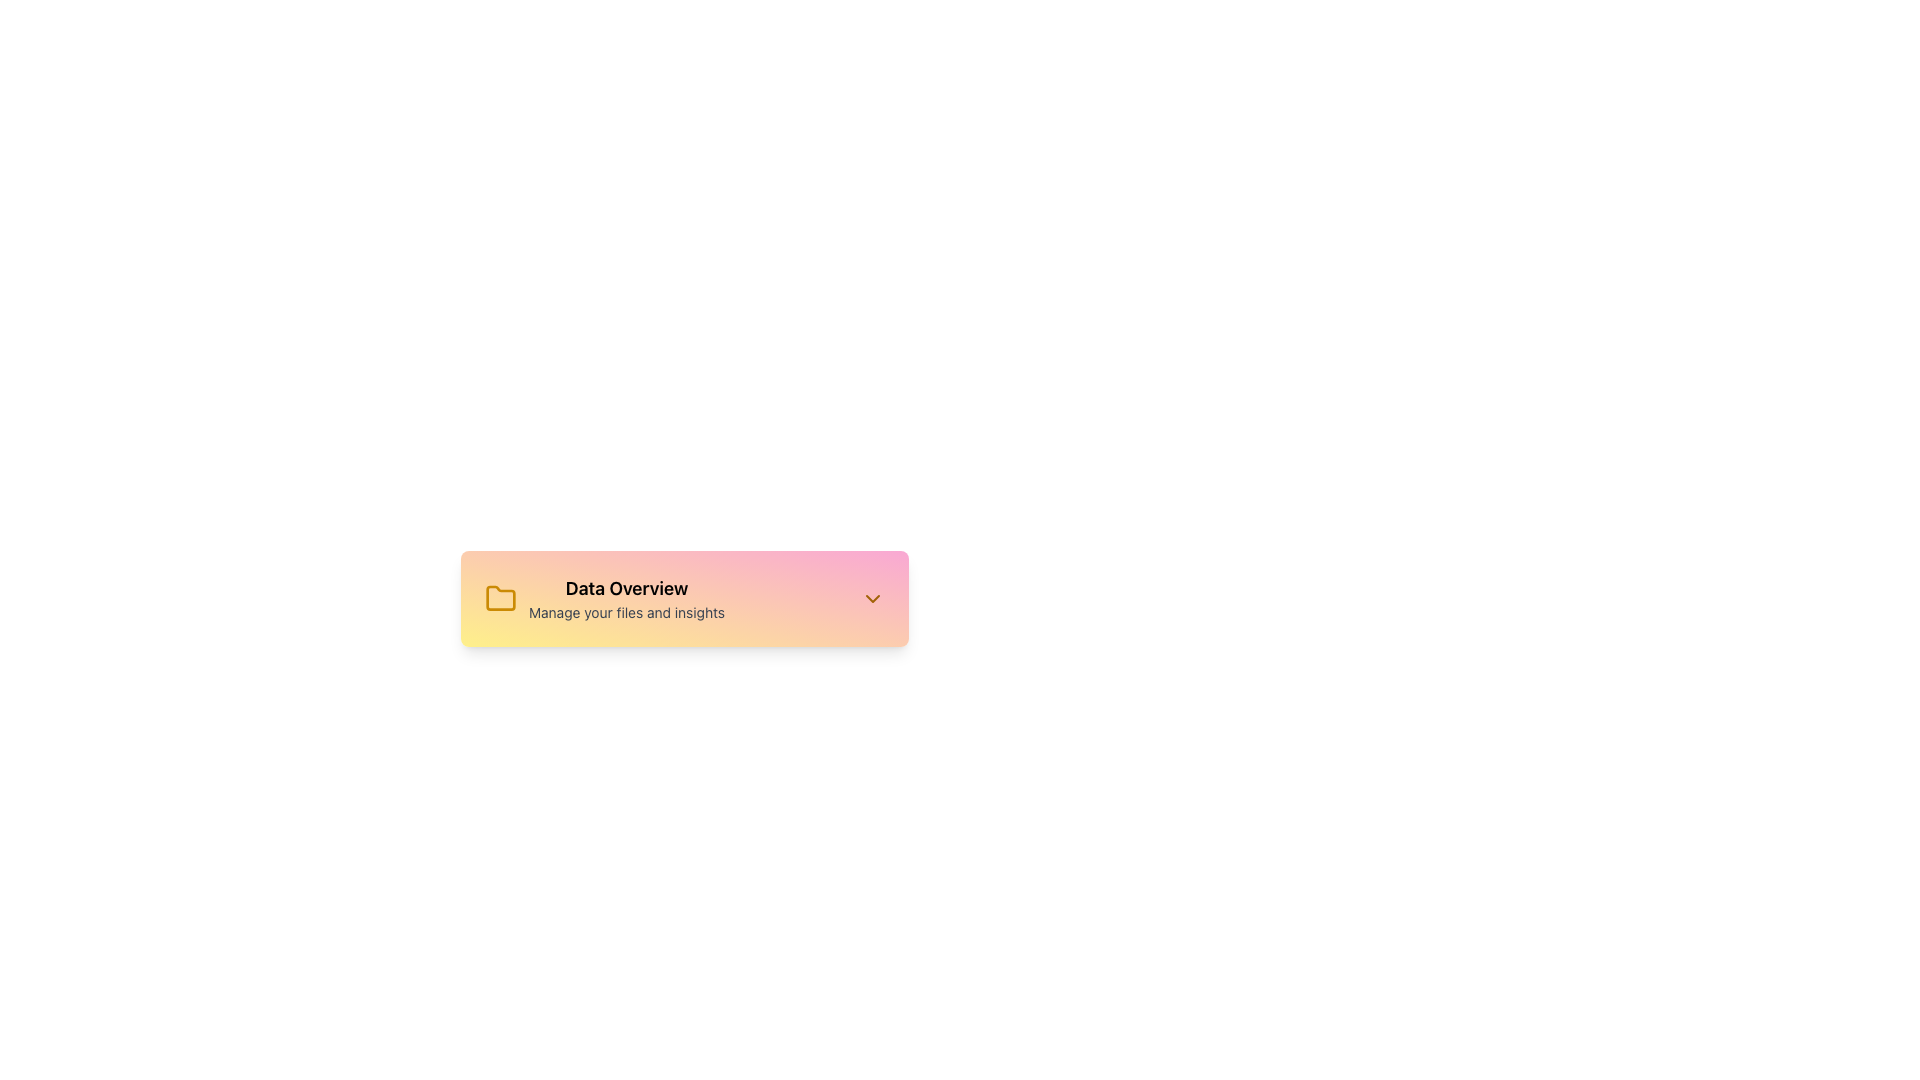 This screenshot has height=1080, width=1920. What do you see at coordinates (500, 597) in the screenshot?
I see `the folder icon located to the left of the 'Data Overview' and 'Manage your files and insights' text elements to interact with it` at bounding box center [500, 597].